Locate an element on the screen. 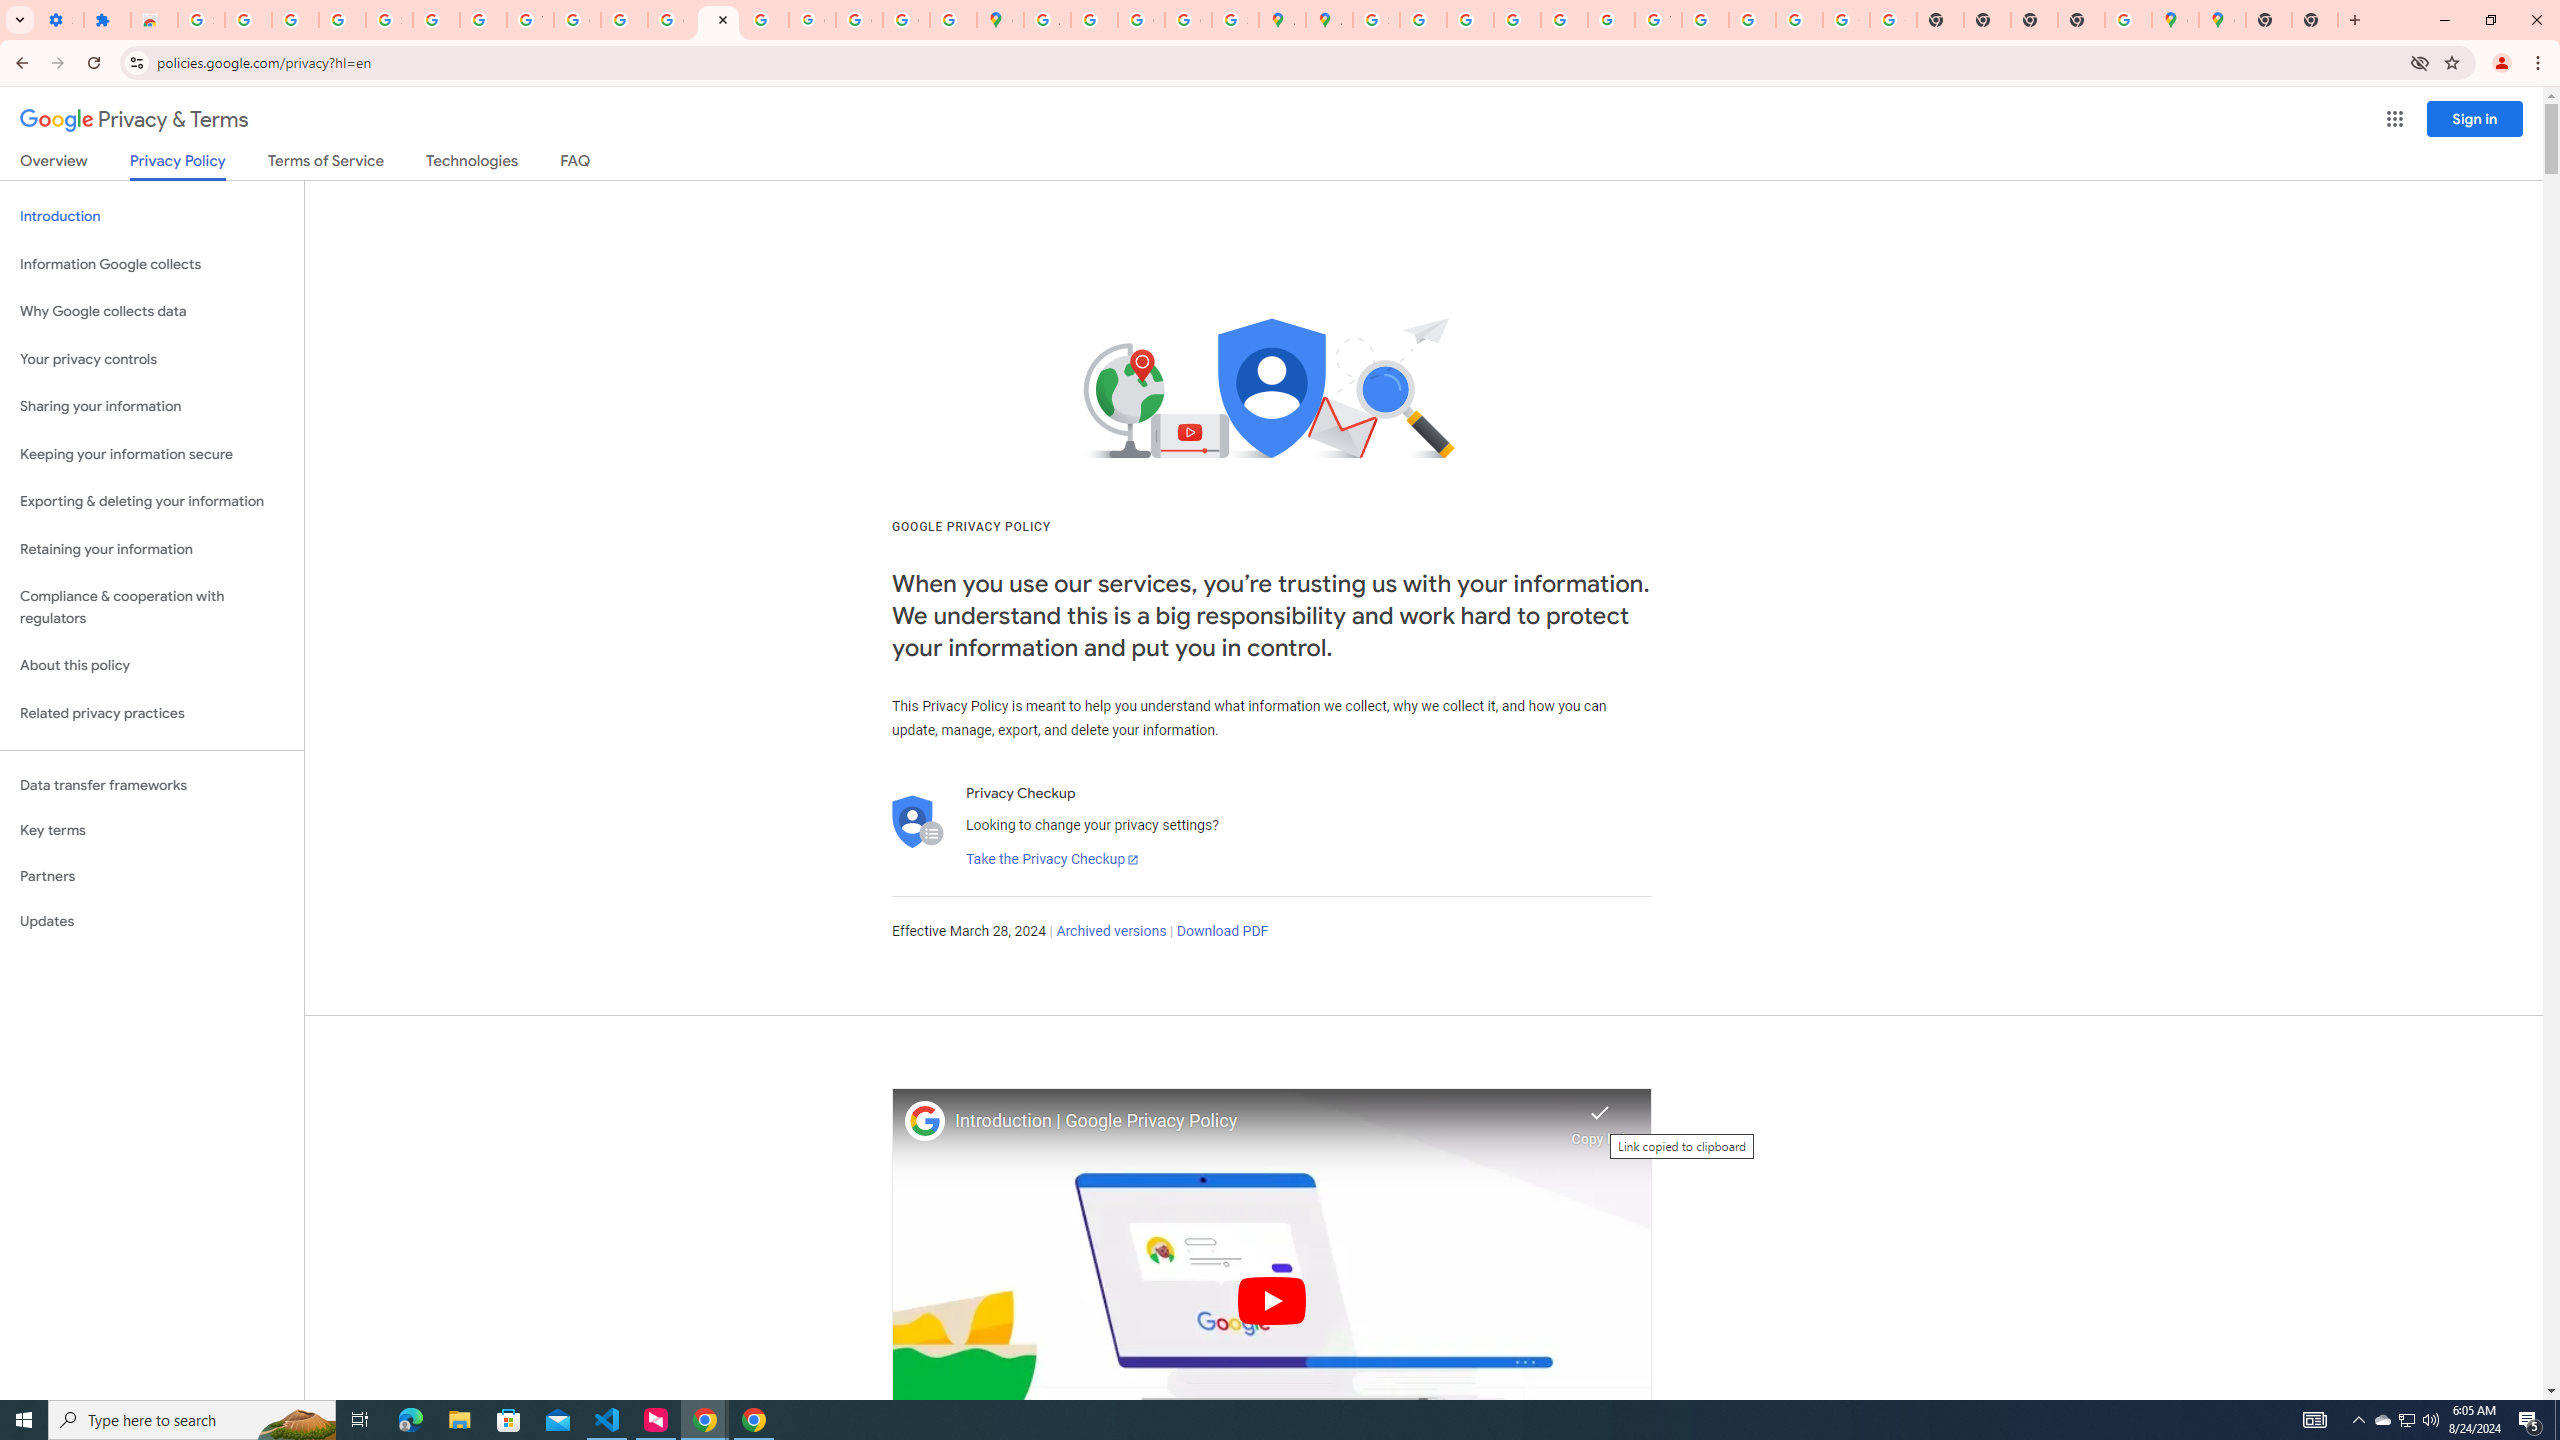 The width and height of the screenshot is (2560, 1440). 'Link copied to clipboard' is located at coordinates (1599, 1118).